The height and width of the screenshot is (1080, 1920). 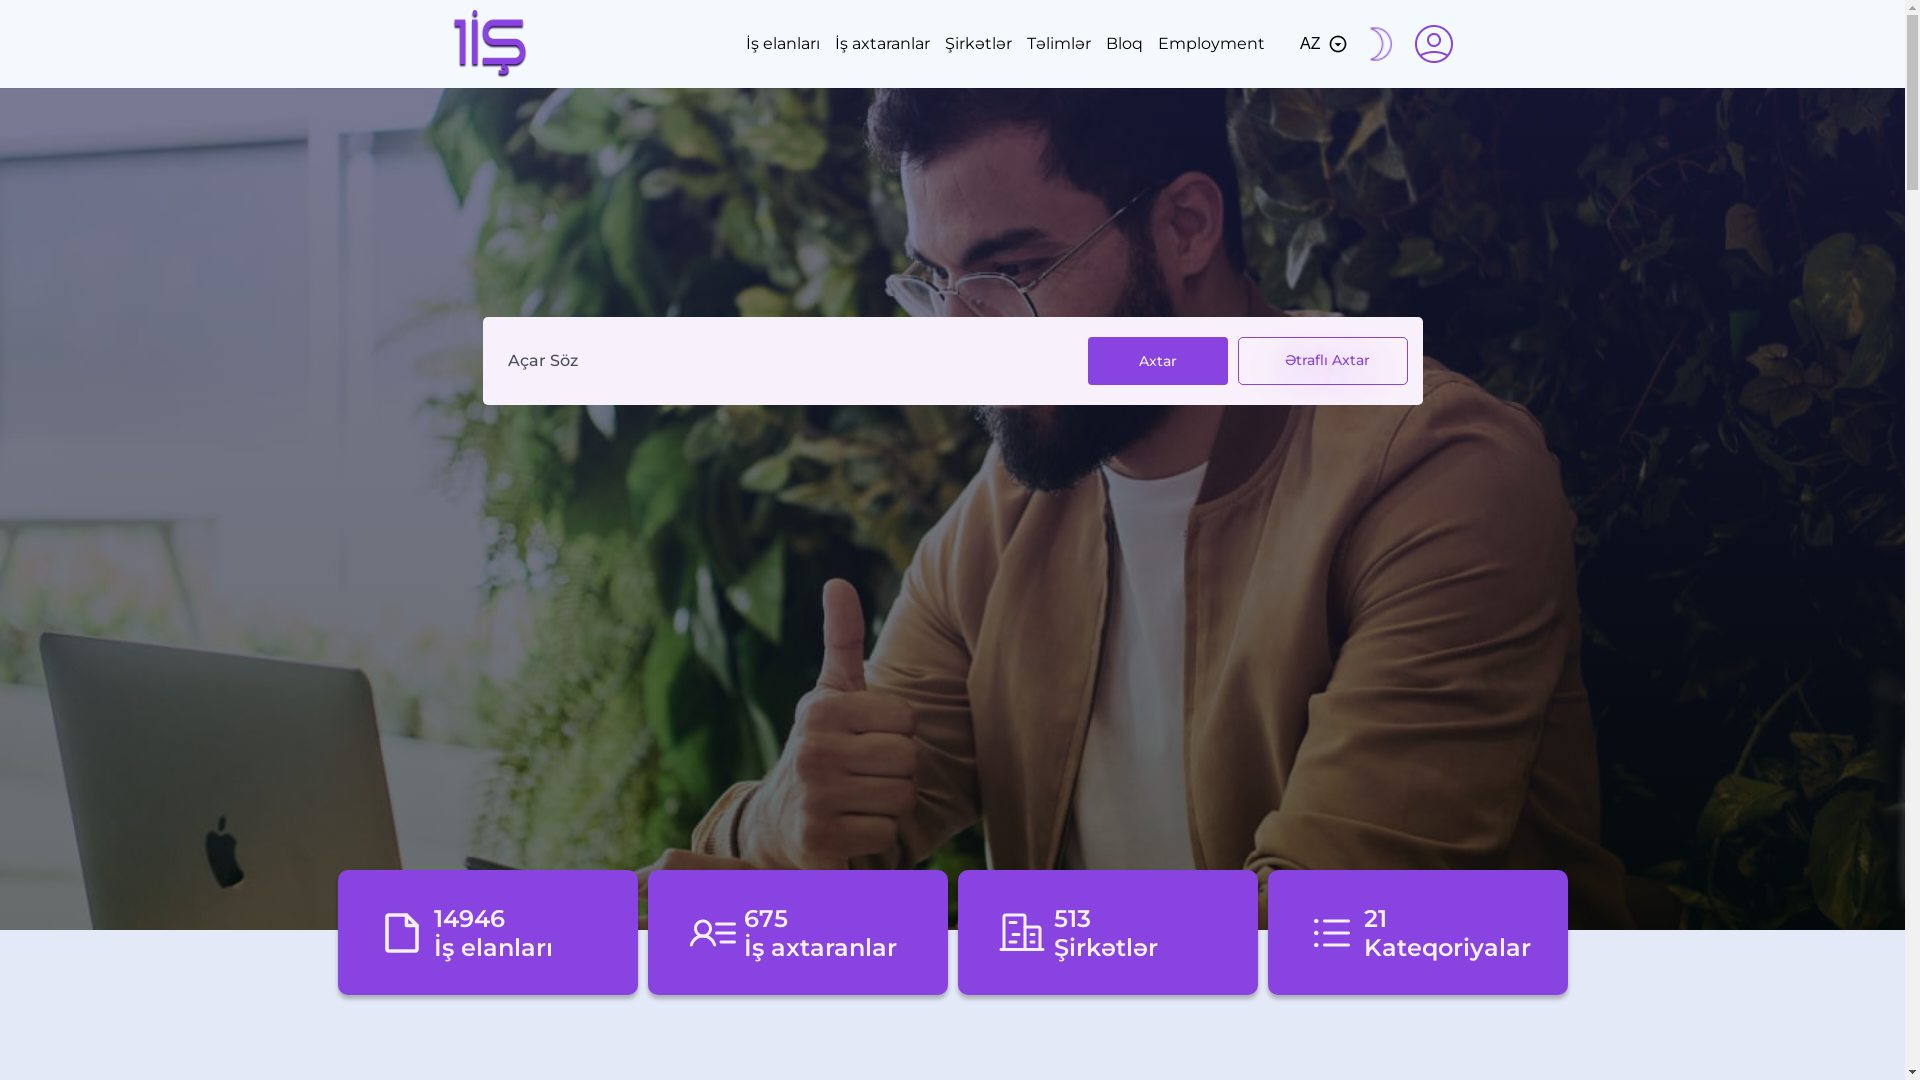 I want to click on '21, so click(x=1416, y=932).